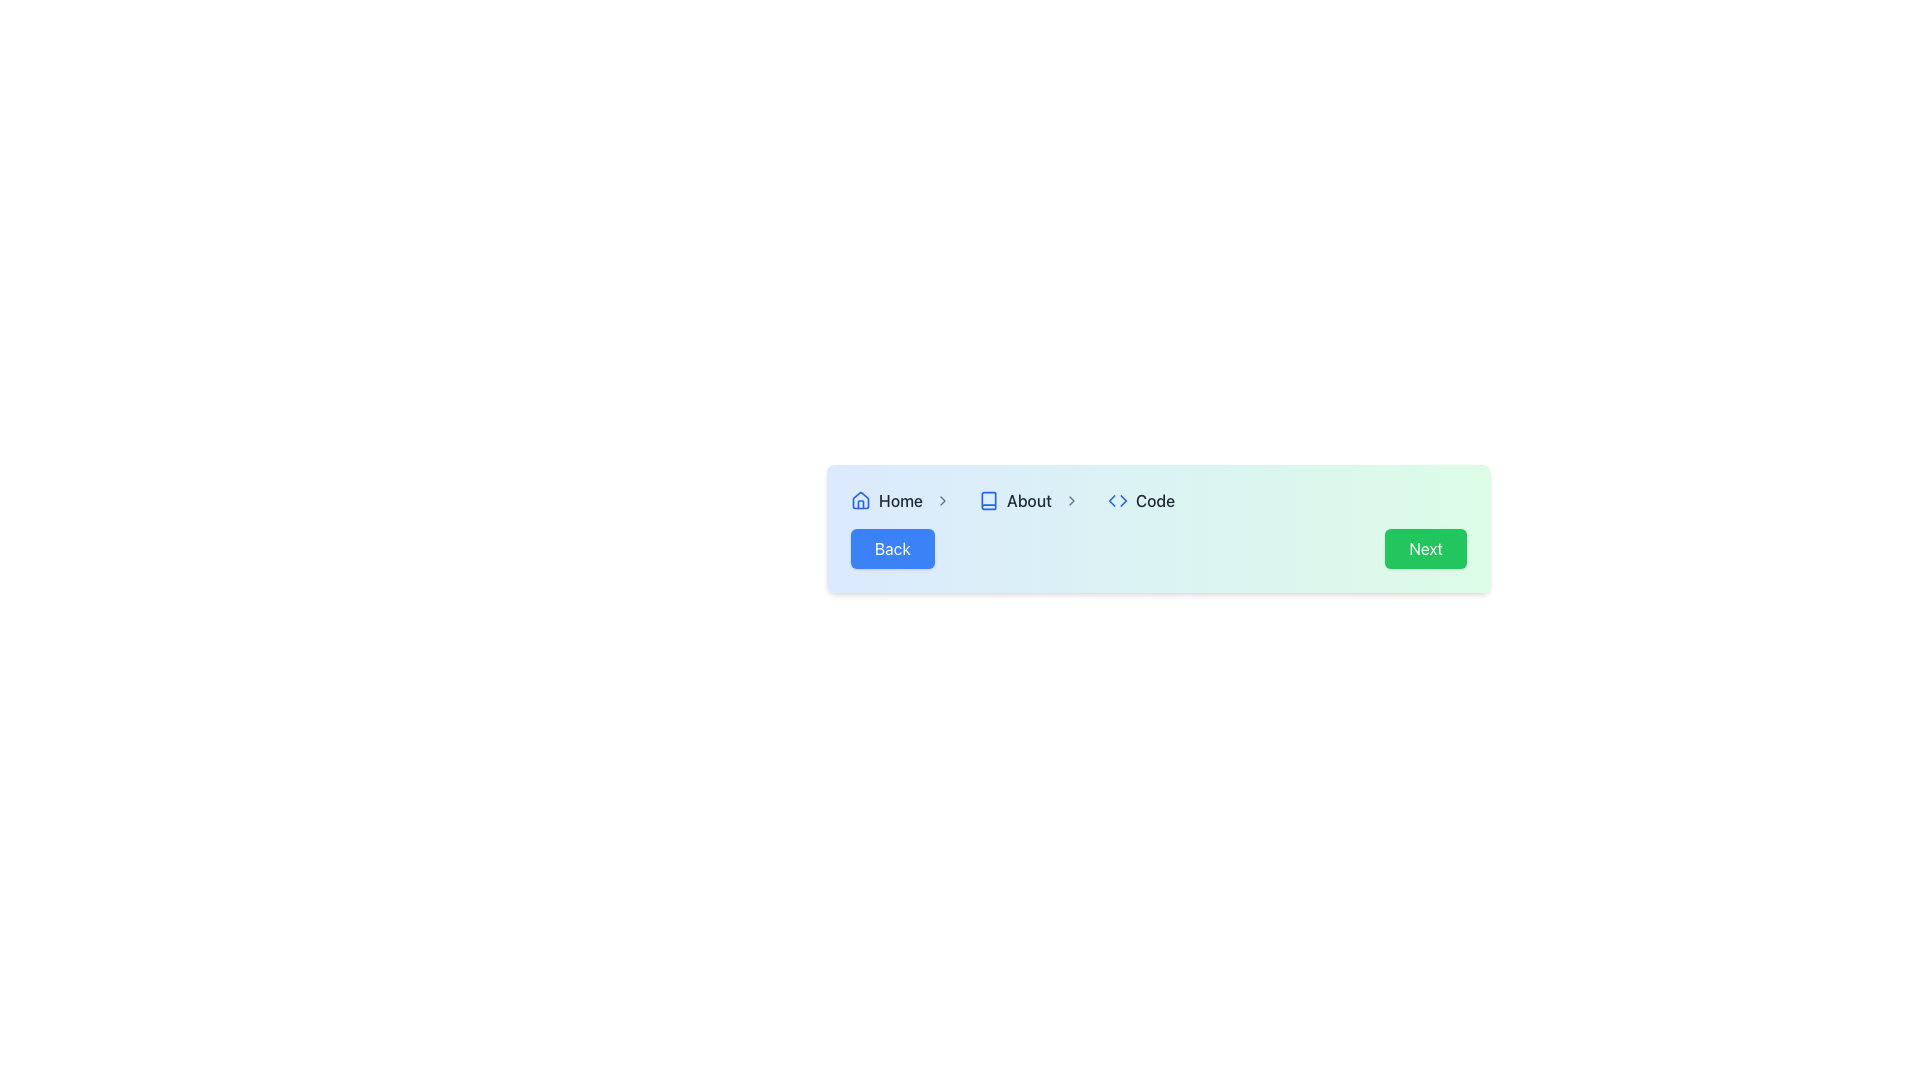 Image resolution: width=1920 pixels, height=1080 pixels. What do you see at coordinates (941, 500) in the screenshot?
I see `the chevron right arrow icon in the breadcrumb navigation bar, which is styled as an SVG graphic and located next to the 'Home' text` at bounding box center [941, 500].